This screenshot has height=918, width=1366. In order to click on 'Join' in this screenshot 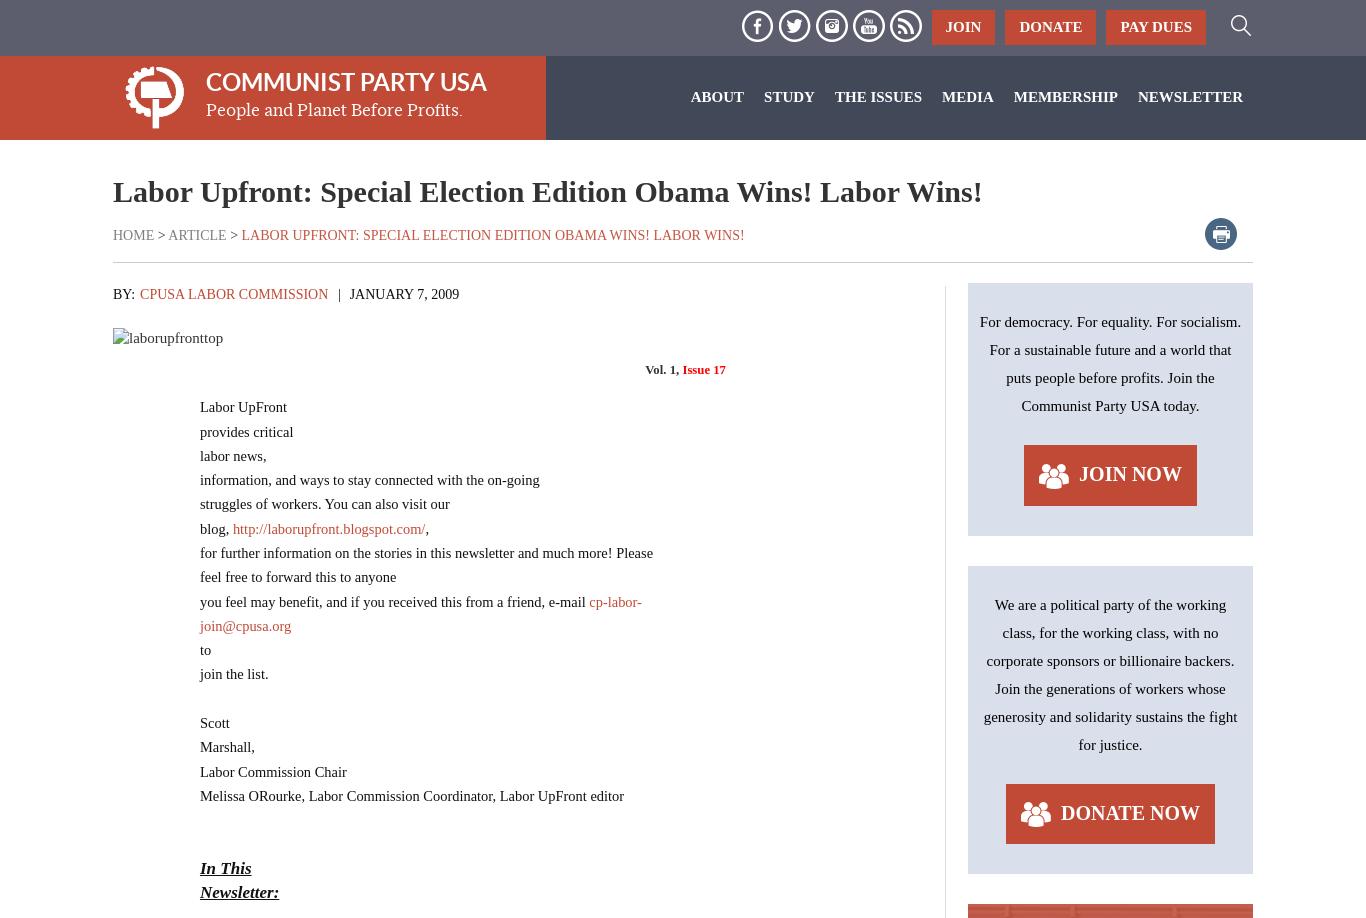, I will do `click(963, 26)`.